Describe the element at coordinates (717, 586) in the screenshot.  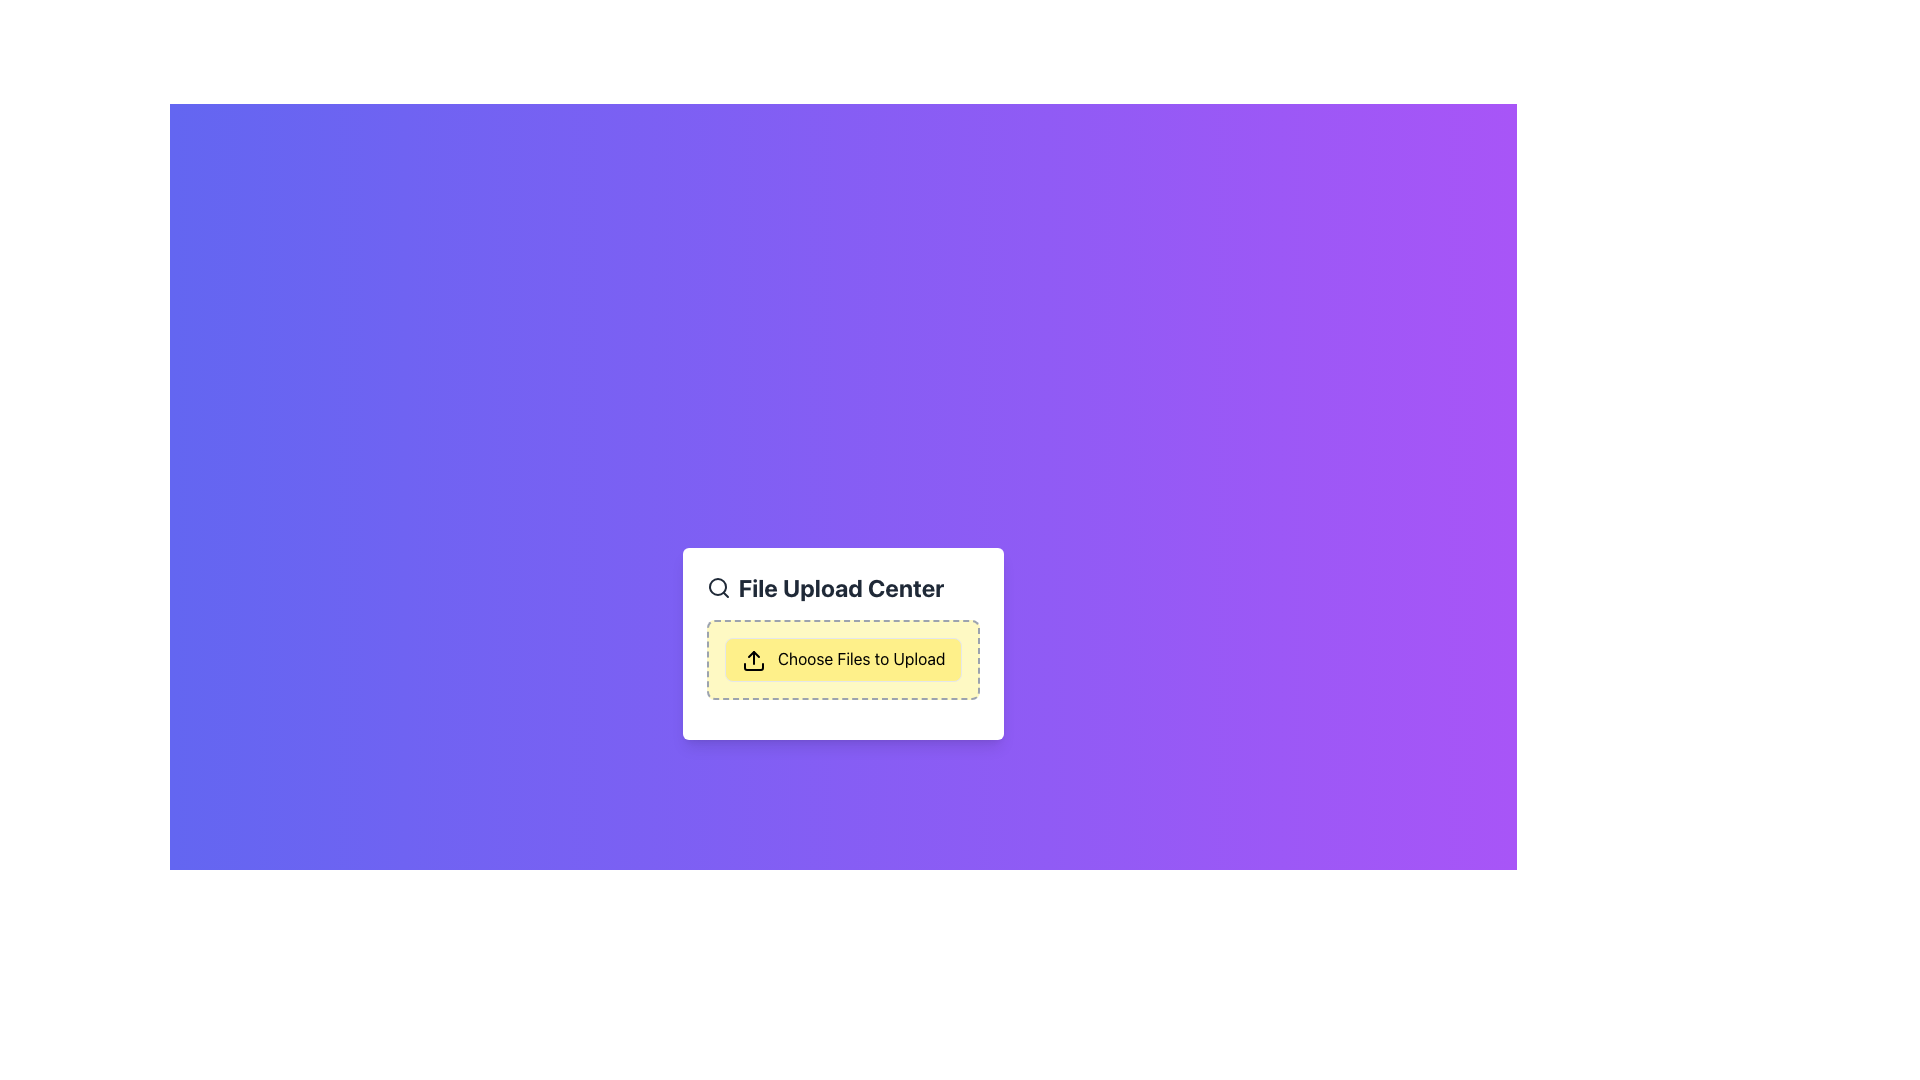
I see `the decorative graphic, which is a circular shape with a white center and a thin black border, located within a magnifying glass icon, positioned to the left of the 'File Upload Center' text` at that location.